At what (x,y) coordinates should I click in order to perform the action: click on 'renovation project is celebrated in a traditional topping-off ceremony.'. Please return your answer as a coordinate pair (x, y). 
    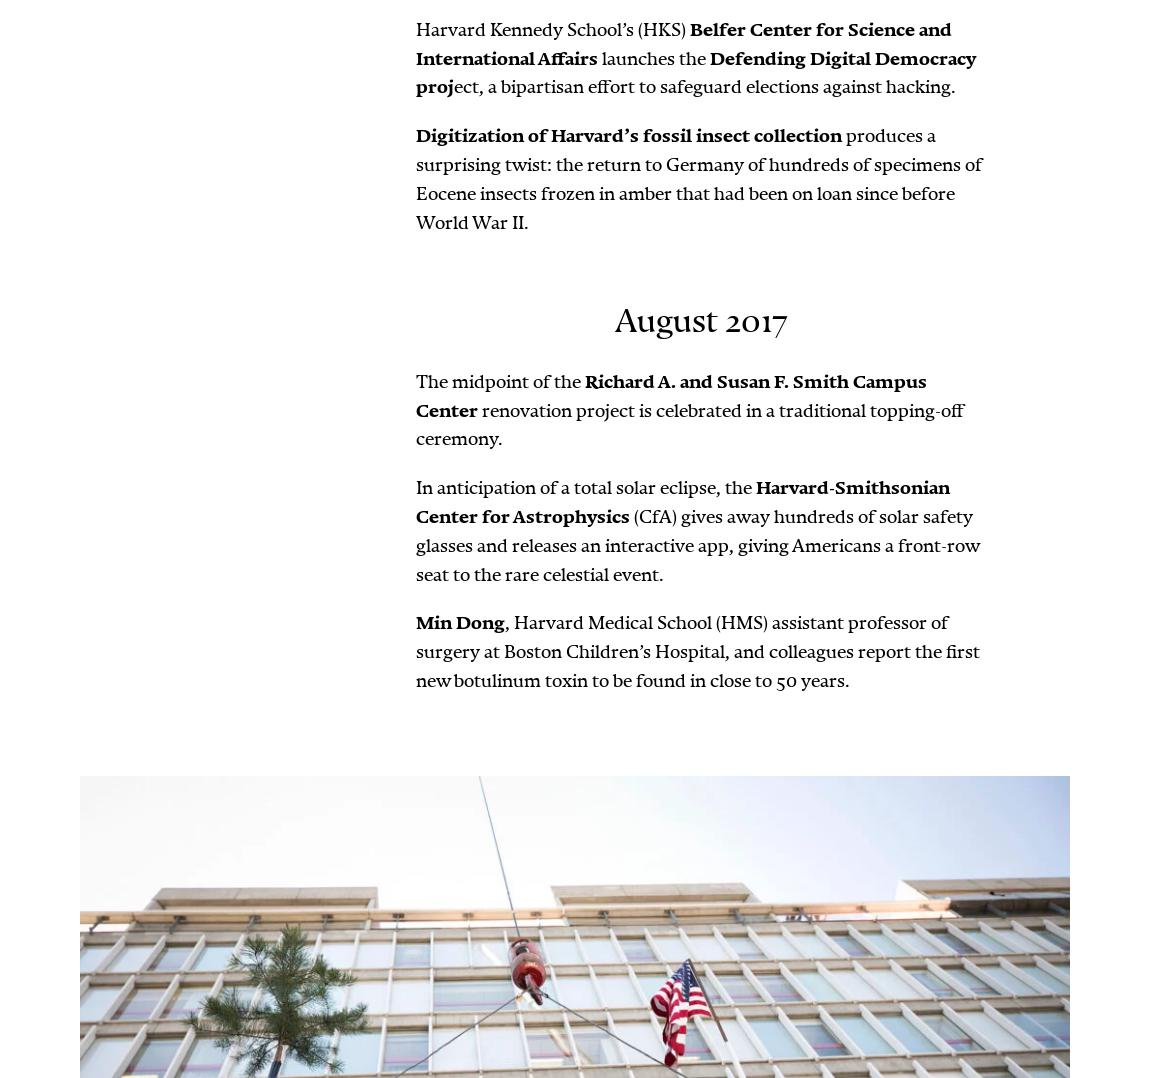
    Looking at the image, I should click on (689, 423).